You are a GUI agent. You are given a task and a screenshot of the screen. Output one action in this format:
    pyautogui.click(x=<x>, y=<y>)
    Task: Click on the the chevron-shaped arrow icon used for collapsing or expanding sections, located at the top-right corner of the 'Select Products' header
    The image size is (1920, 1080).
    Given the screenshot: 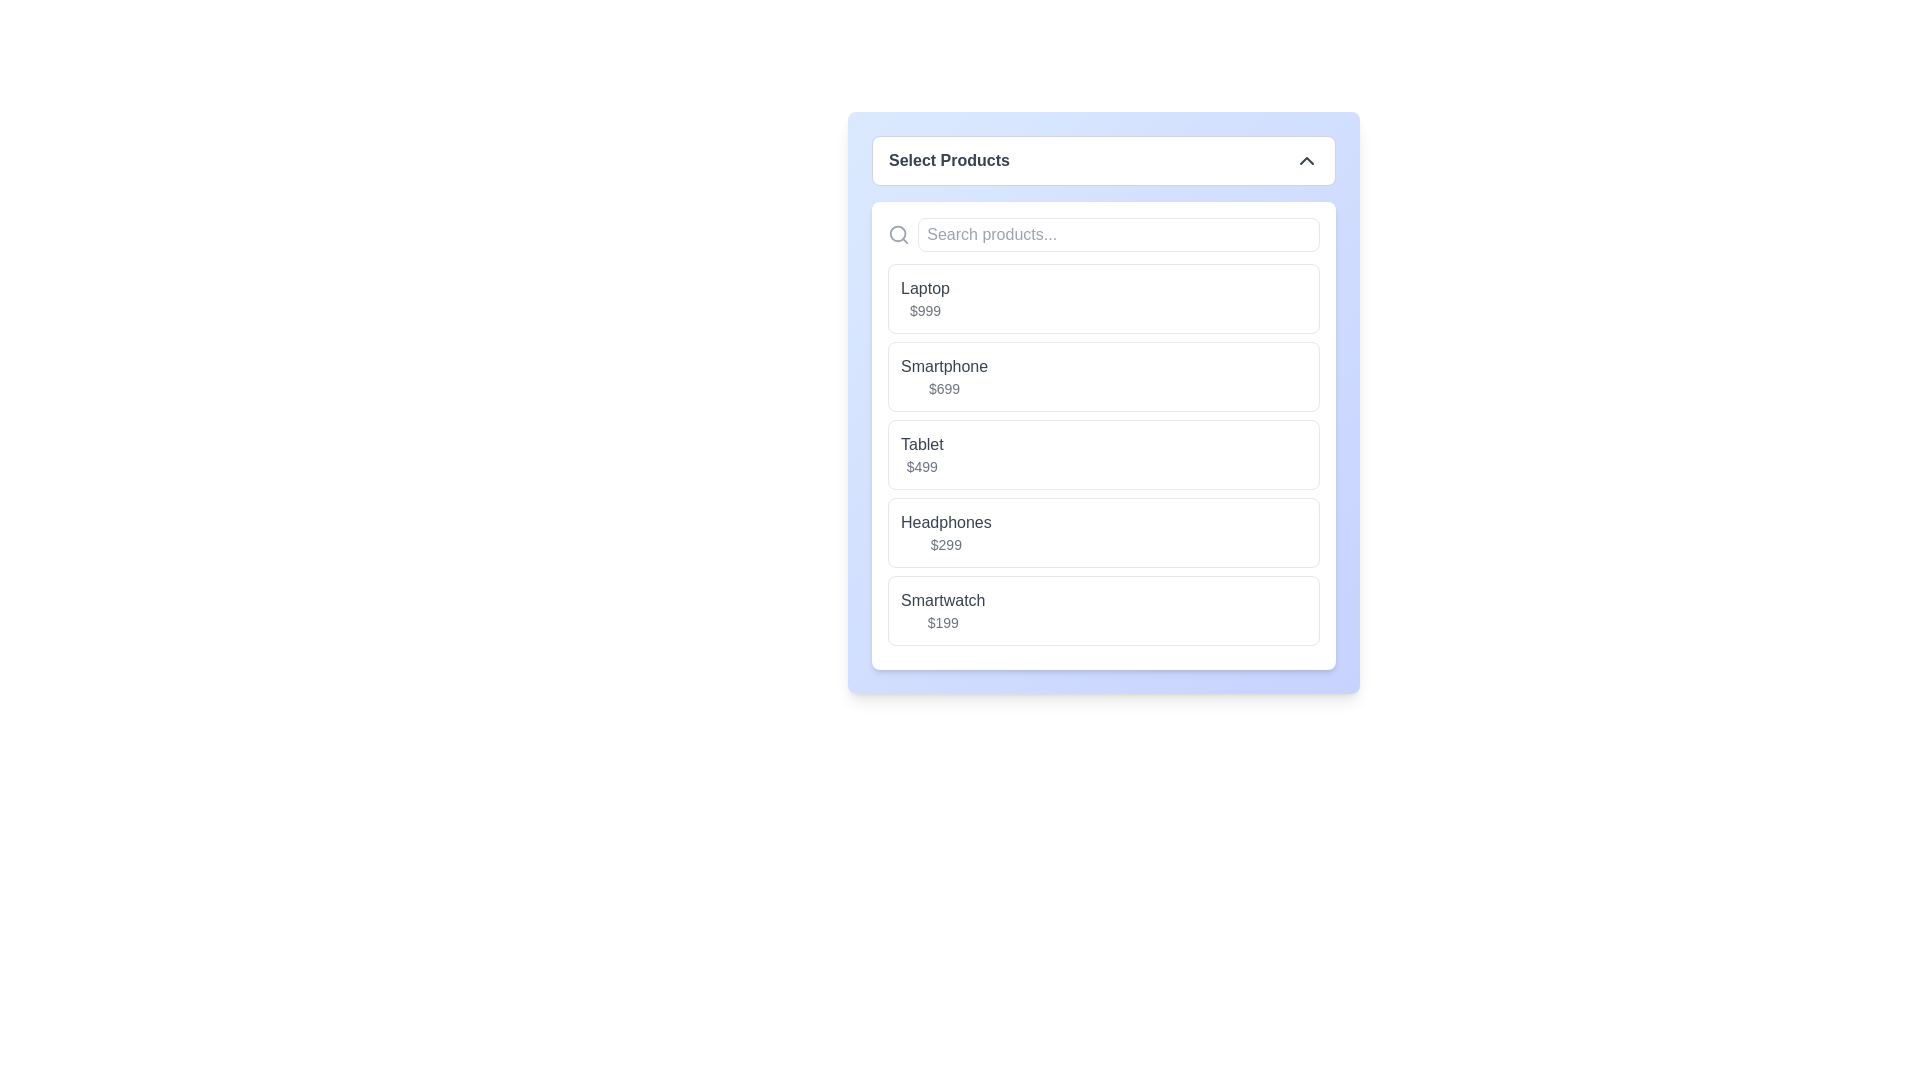 What is the action you would take?
    pyautogui.click(x=1306, y=160)
    